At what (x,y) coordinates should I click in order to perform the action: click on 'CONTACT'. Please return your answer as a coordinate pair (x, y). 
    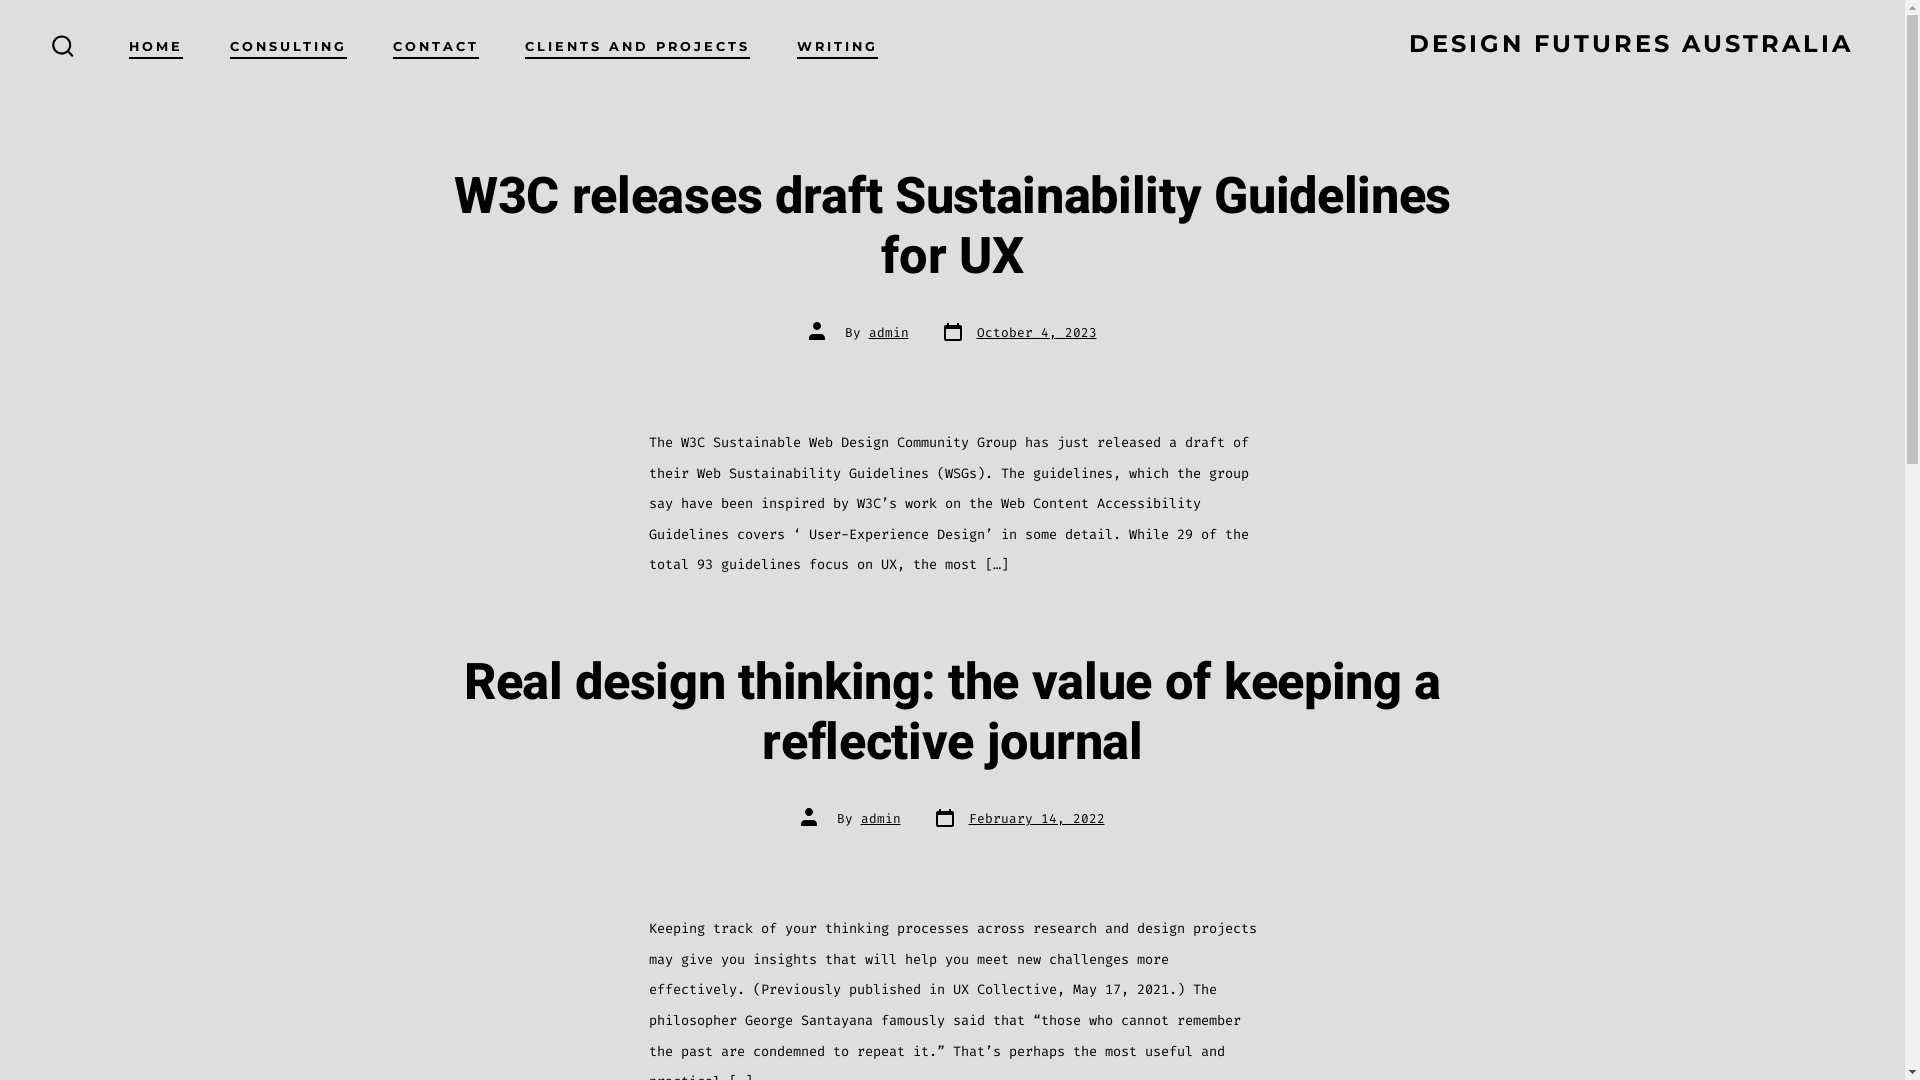
    Looking at the image, I should click on (435, 46).